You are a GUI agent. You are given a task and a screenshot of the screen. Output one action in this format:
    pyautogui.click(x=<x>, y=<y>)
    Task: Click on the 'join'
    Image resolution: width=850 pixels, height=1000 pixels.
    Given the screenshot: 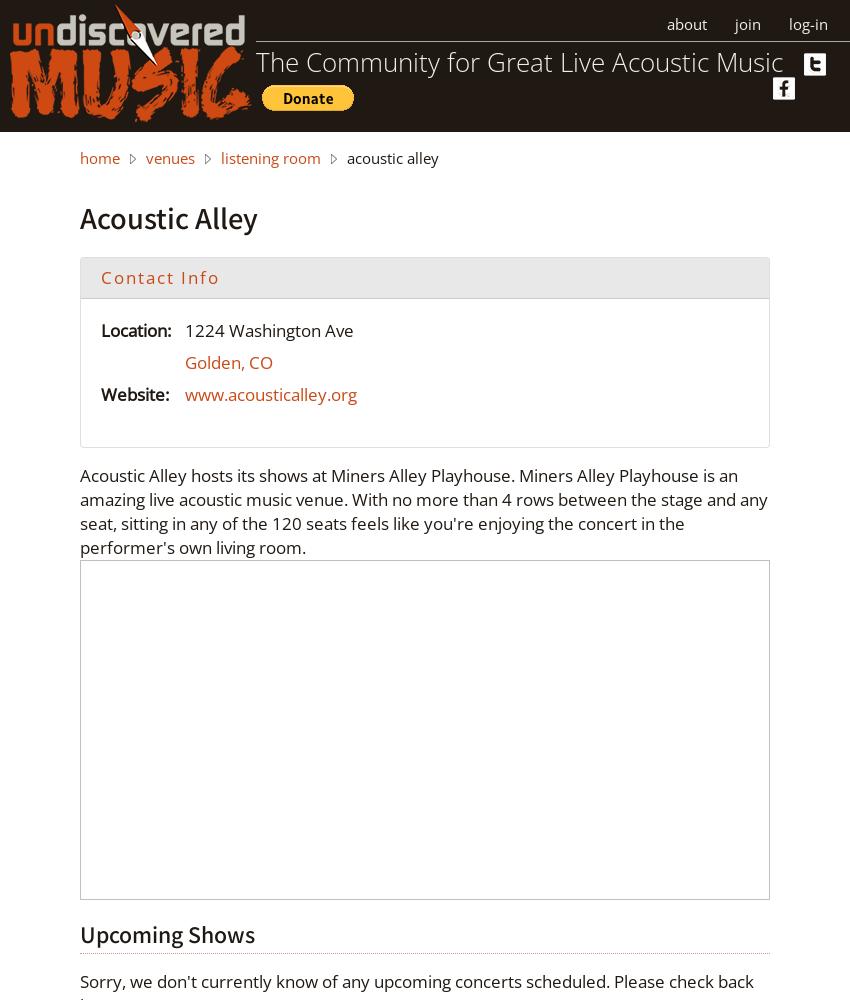 What is the action you would take?
    pyautogui.click(x=748, y=24)
    